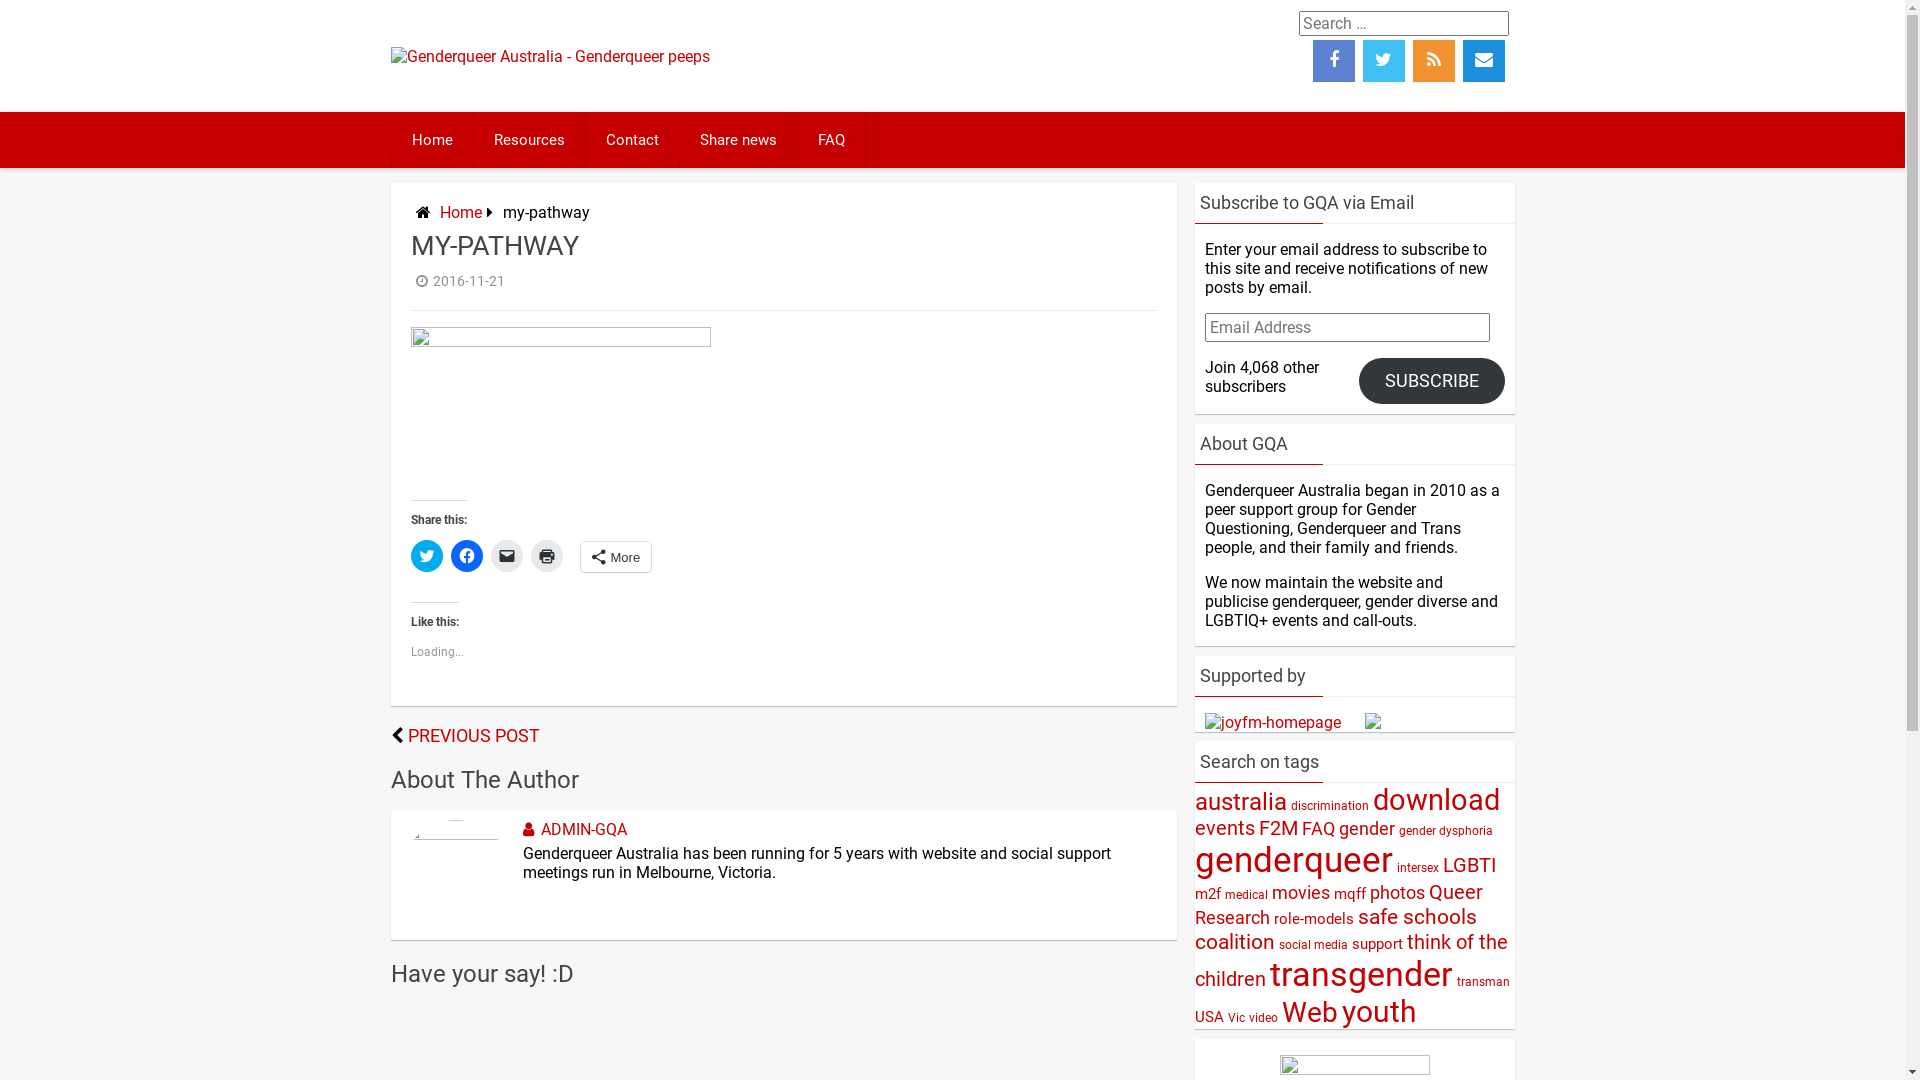 This screenshot has height=1080, width=1920. Describe the element at coordinates (1300, 892) in the screenshot. I see `'movies'` at that location.